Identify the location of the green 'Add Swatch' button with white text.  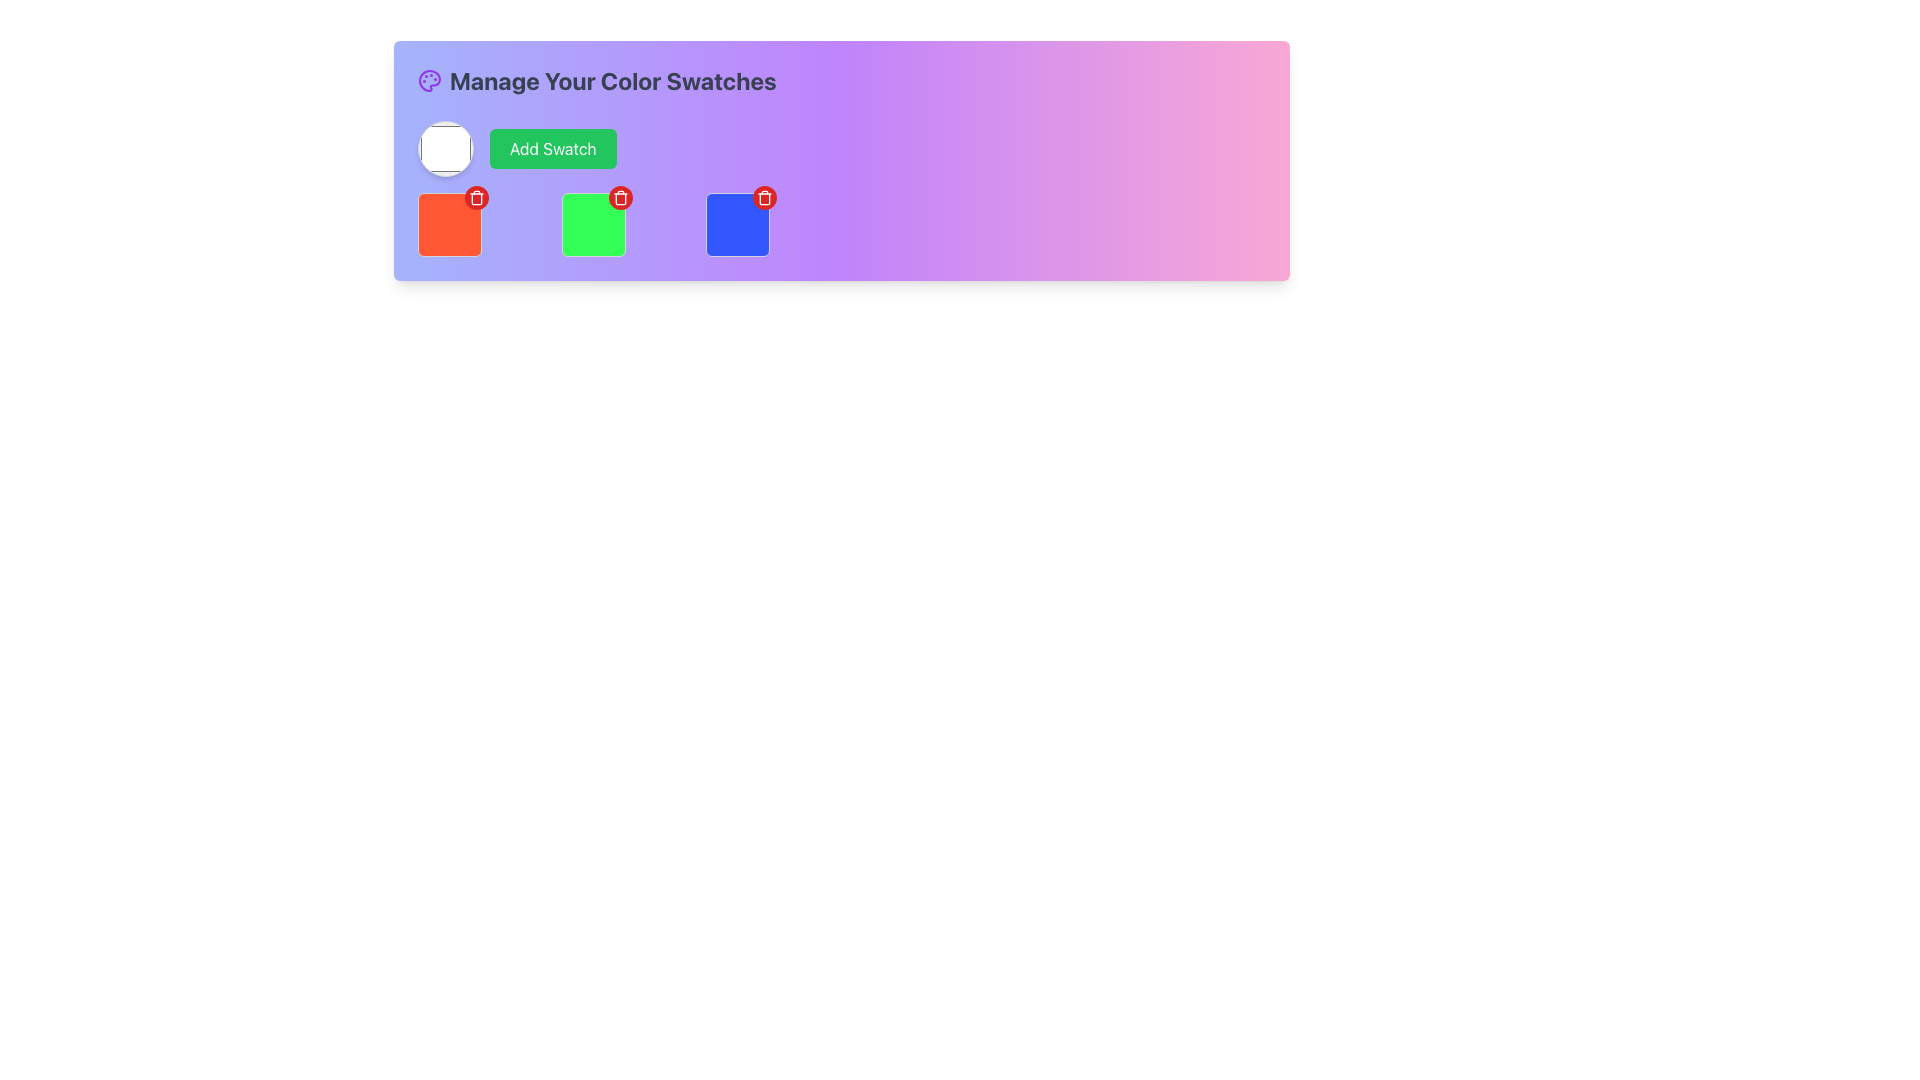
(552, 148).